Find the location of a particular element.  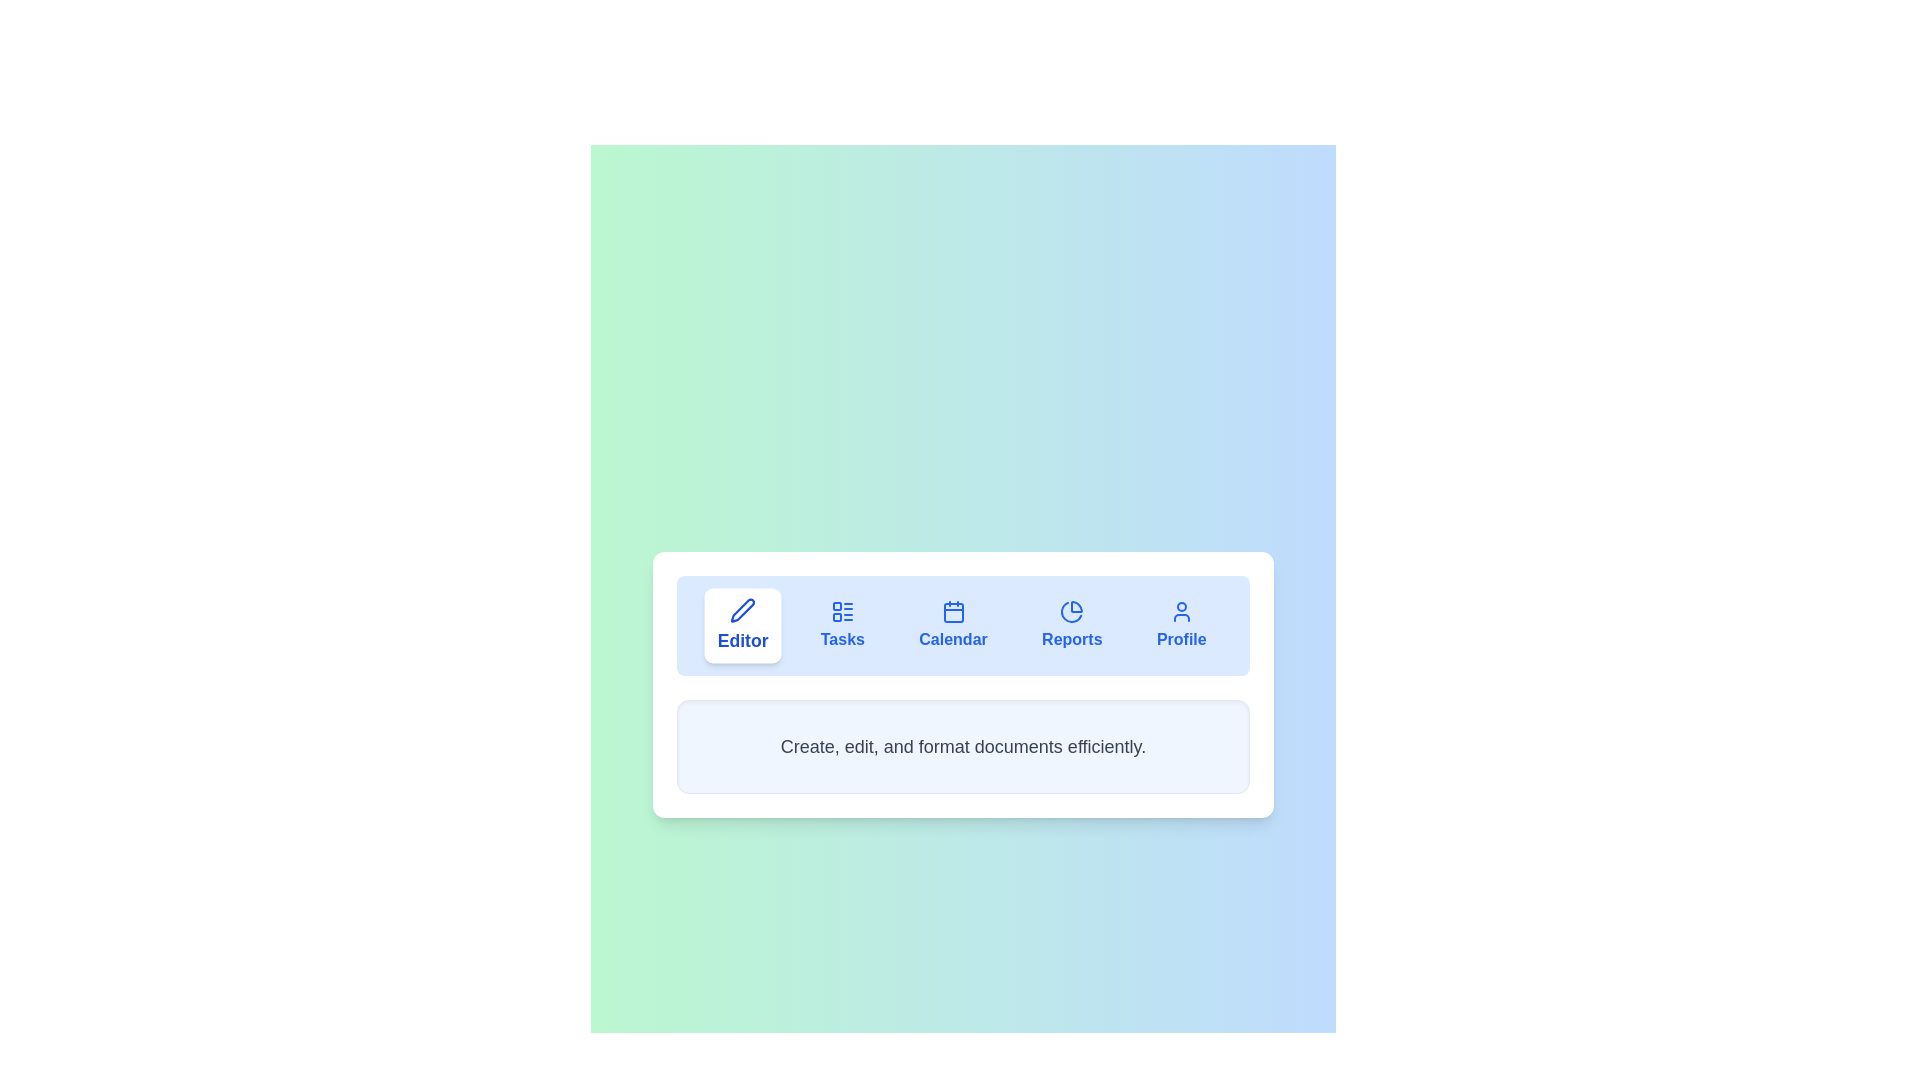

the Calendar tab by clicking on its navigation button is located at coordinates (952, 624).